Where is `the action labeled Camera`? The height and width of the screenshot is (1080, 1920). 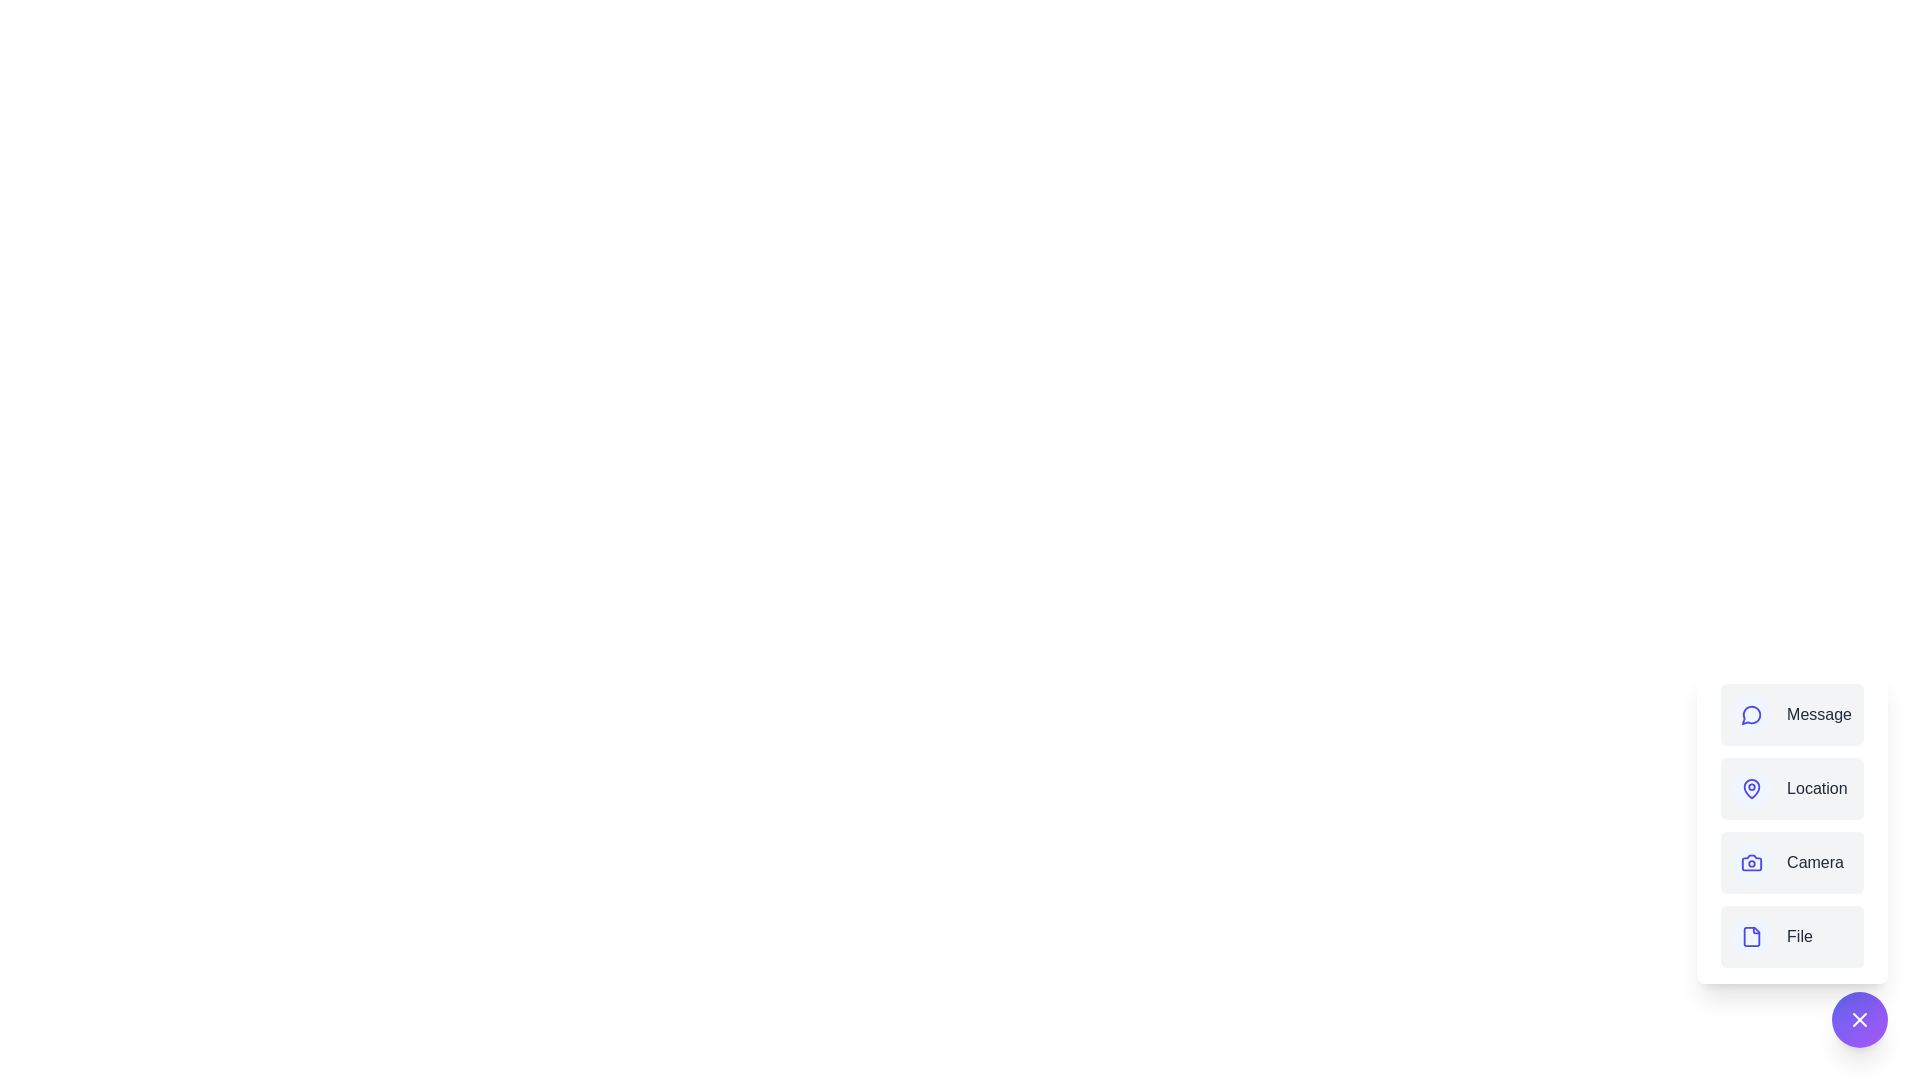 the action labeled Camera is located at coordinates (1792, 862).